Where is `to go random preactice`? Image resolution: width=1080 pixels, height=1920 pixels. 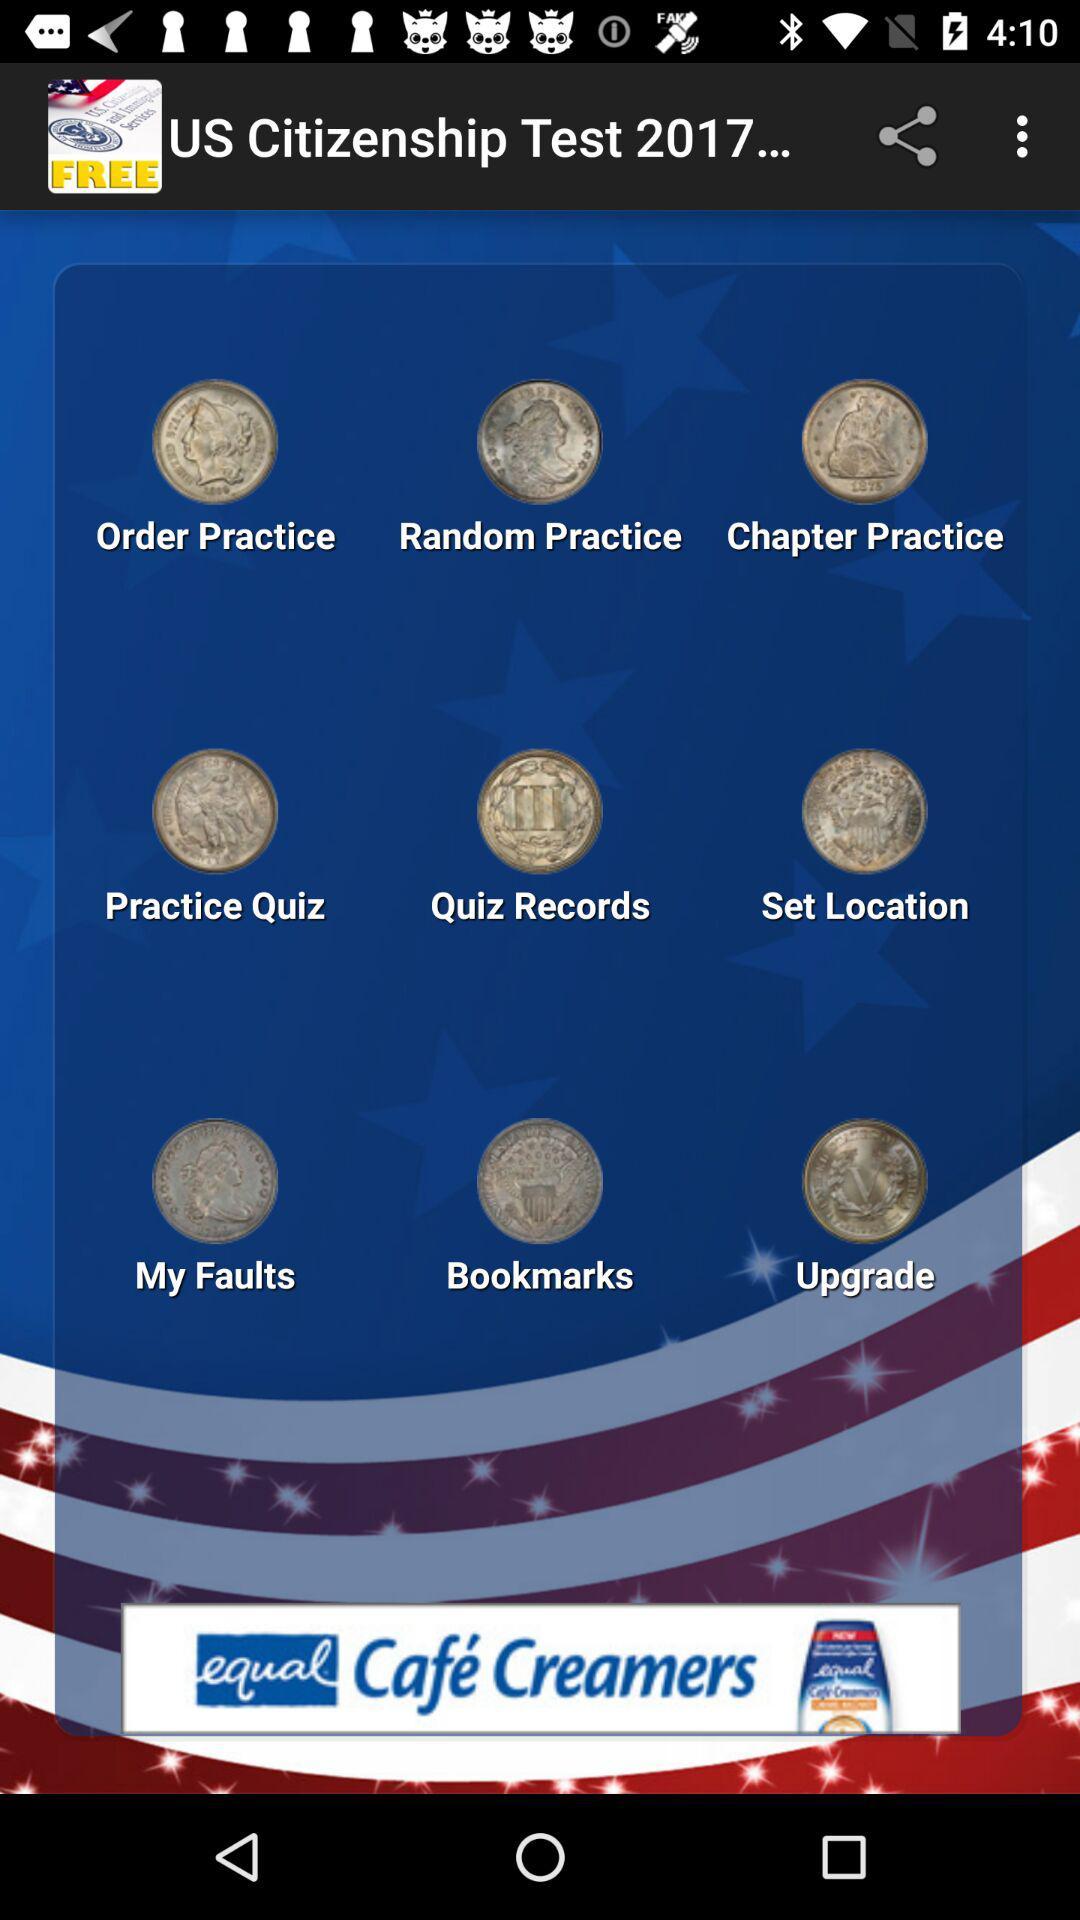
to go random preactice is located at coordinates (540, 440).